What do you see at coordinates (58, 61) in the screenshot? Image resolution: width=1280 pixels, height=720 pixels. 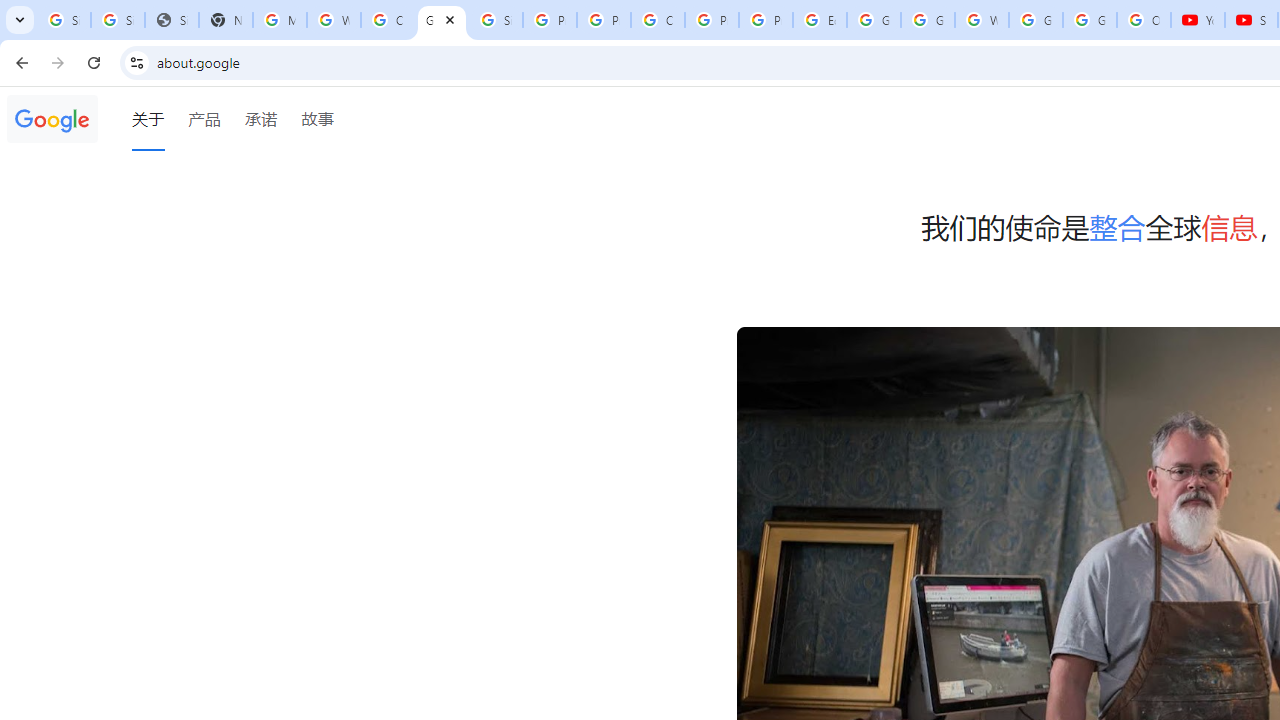 I see `'Forward'` at bounding box center [58, 61].